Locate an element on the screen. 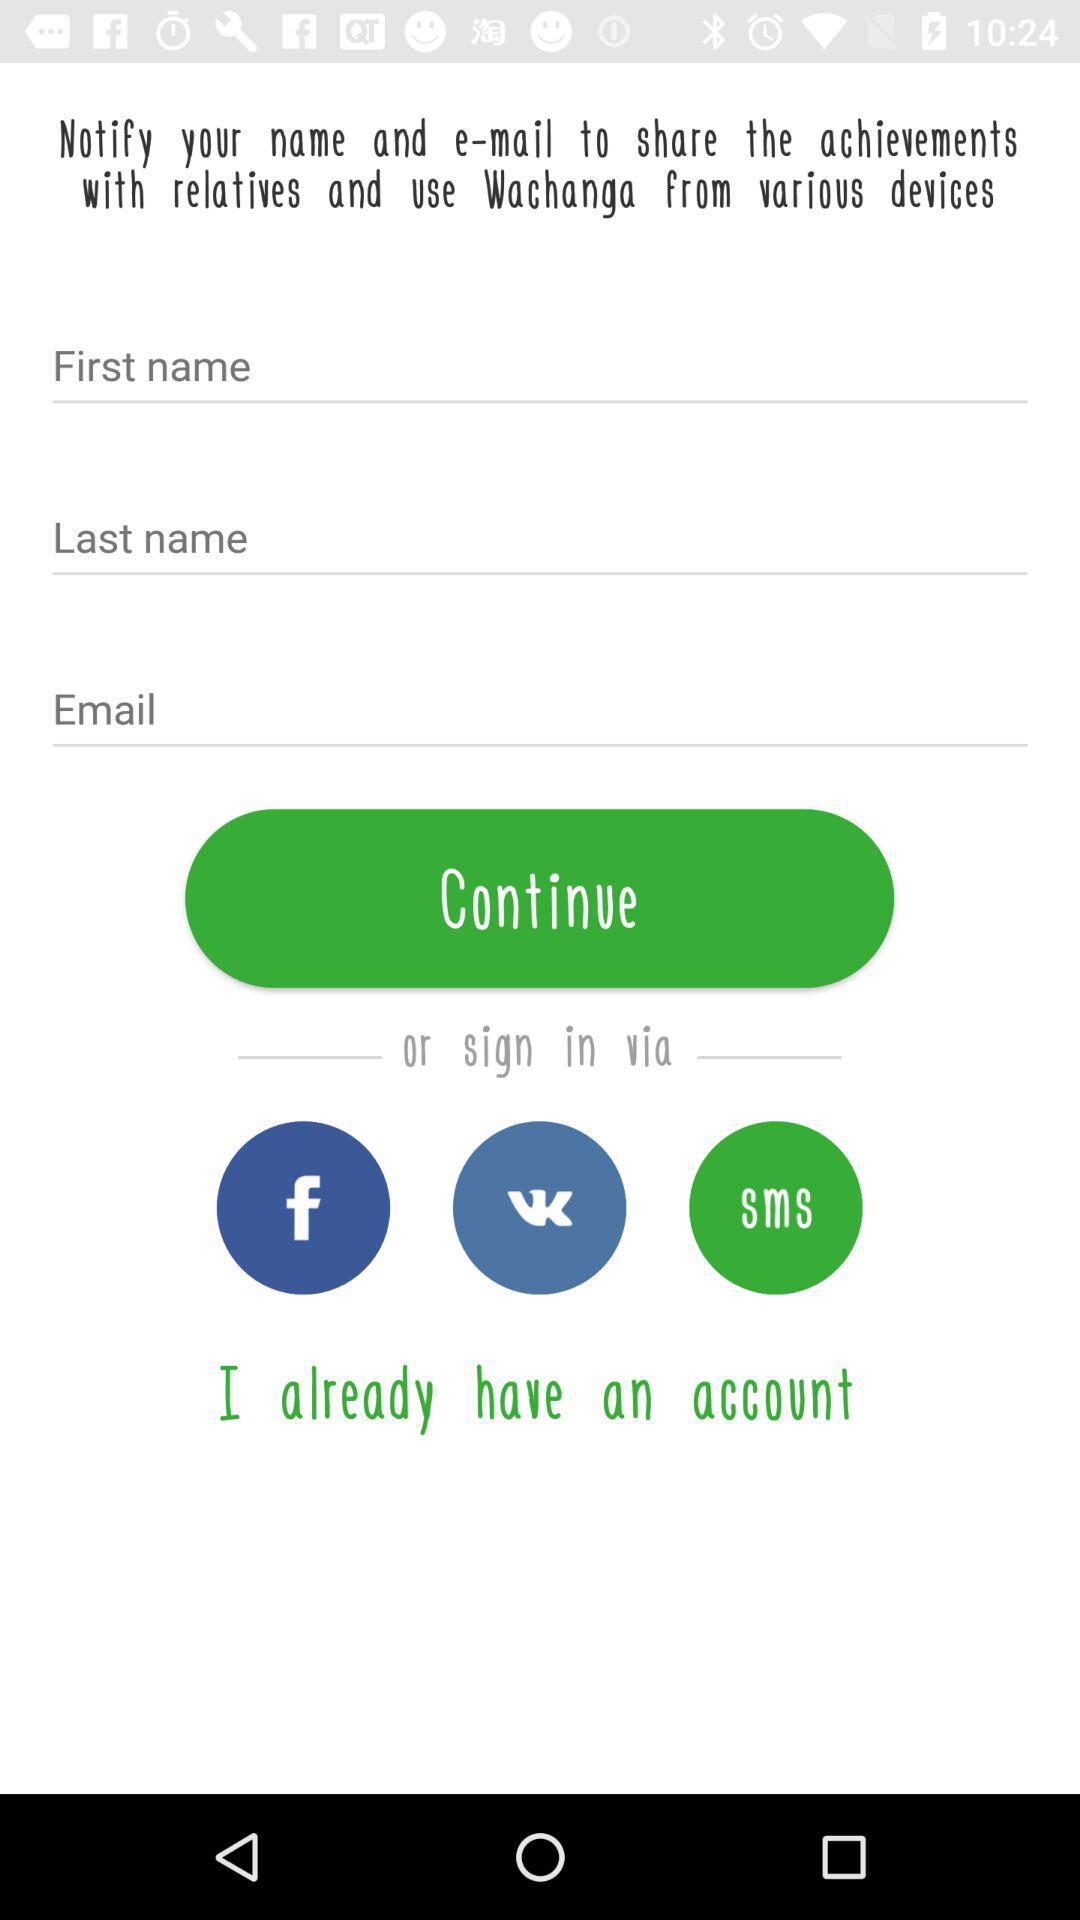 This screenshot has width=1080, height=1920. last name textbox is located at coordinates (540, 539).